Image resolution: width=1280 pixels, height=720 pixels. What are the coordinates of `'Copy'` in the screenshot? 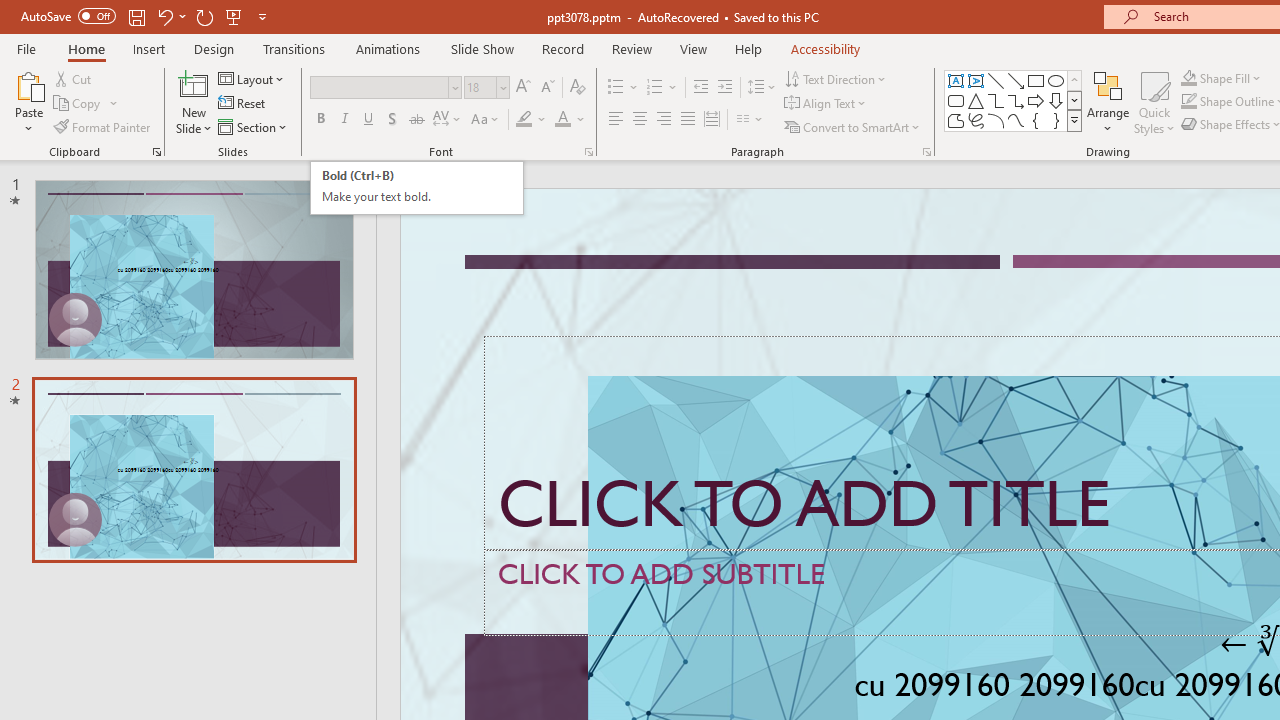 It's located at (85, 103).